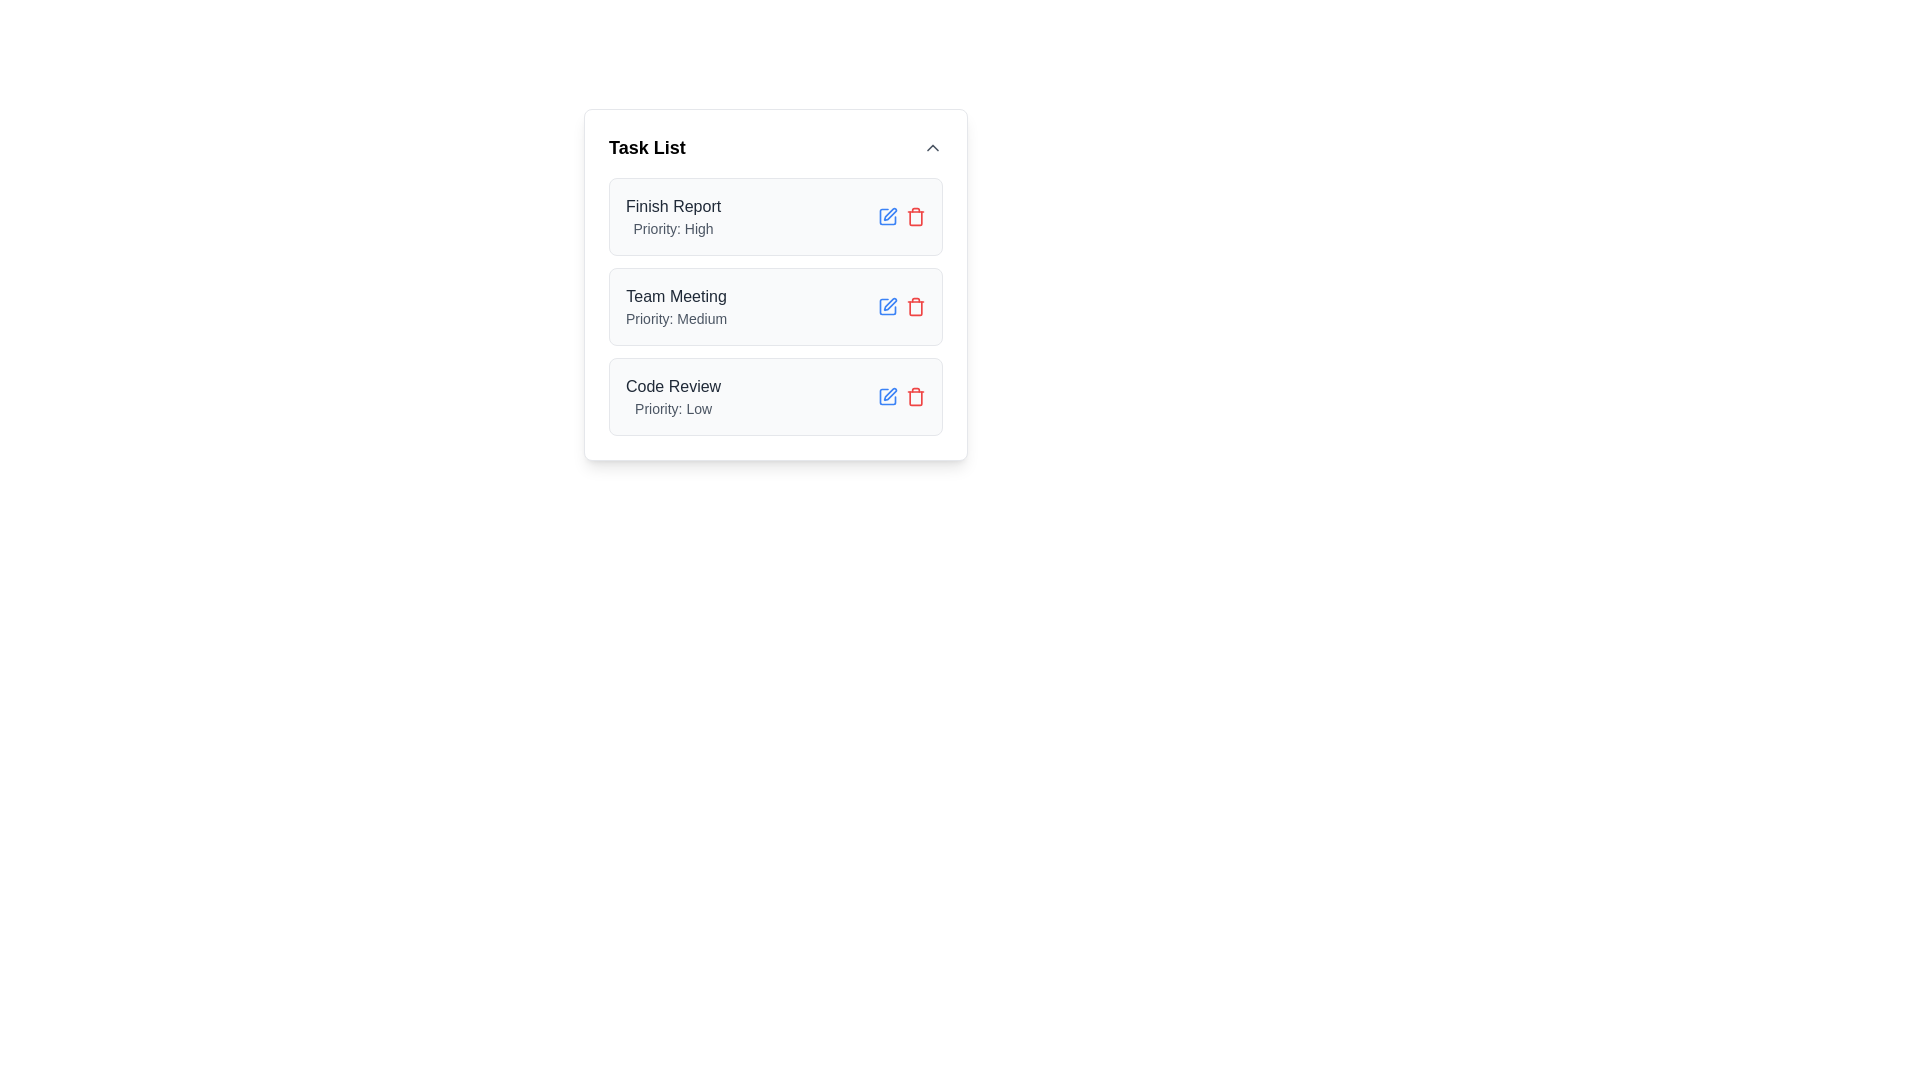 This screenshot has height=1080, width=1920. I want to click on text label displaying 'Priority: High', which is styled in a smaller font size and gray color, located below the task title 'Finish Report' in the first task card of the task list, so click(673, 227).